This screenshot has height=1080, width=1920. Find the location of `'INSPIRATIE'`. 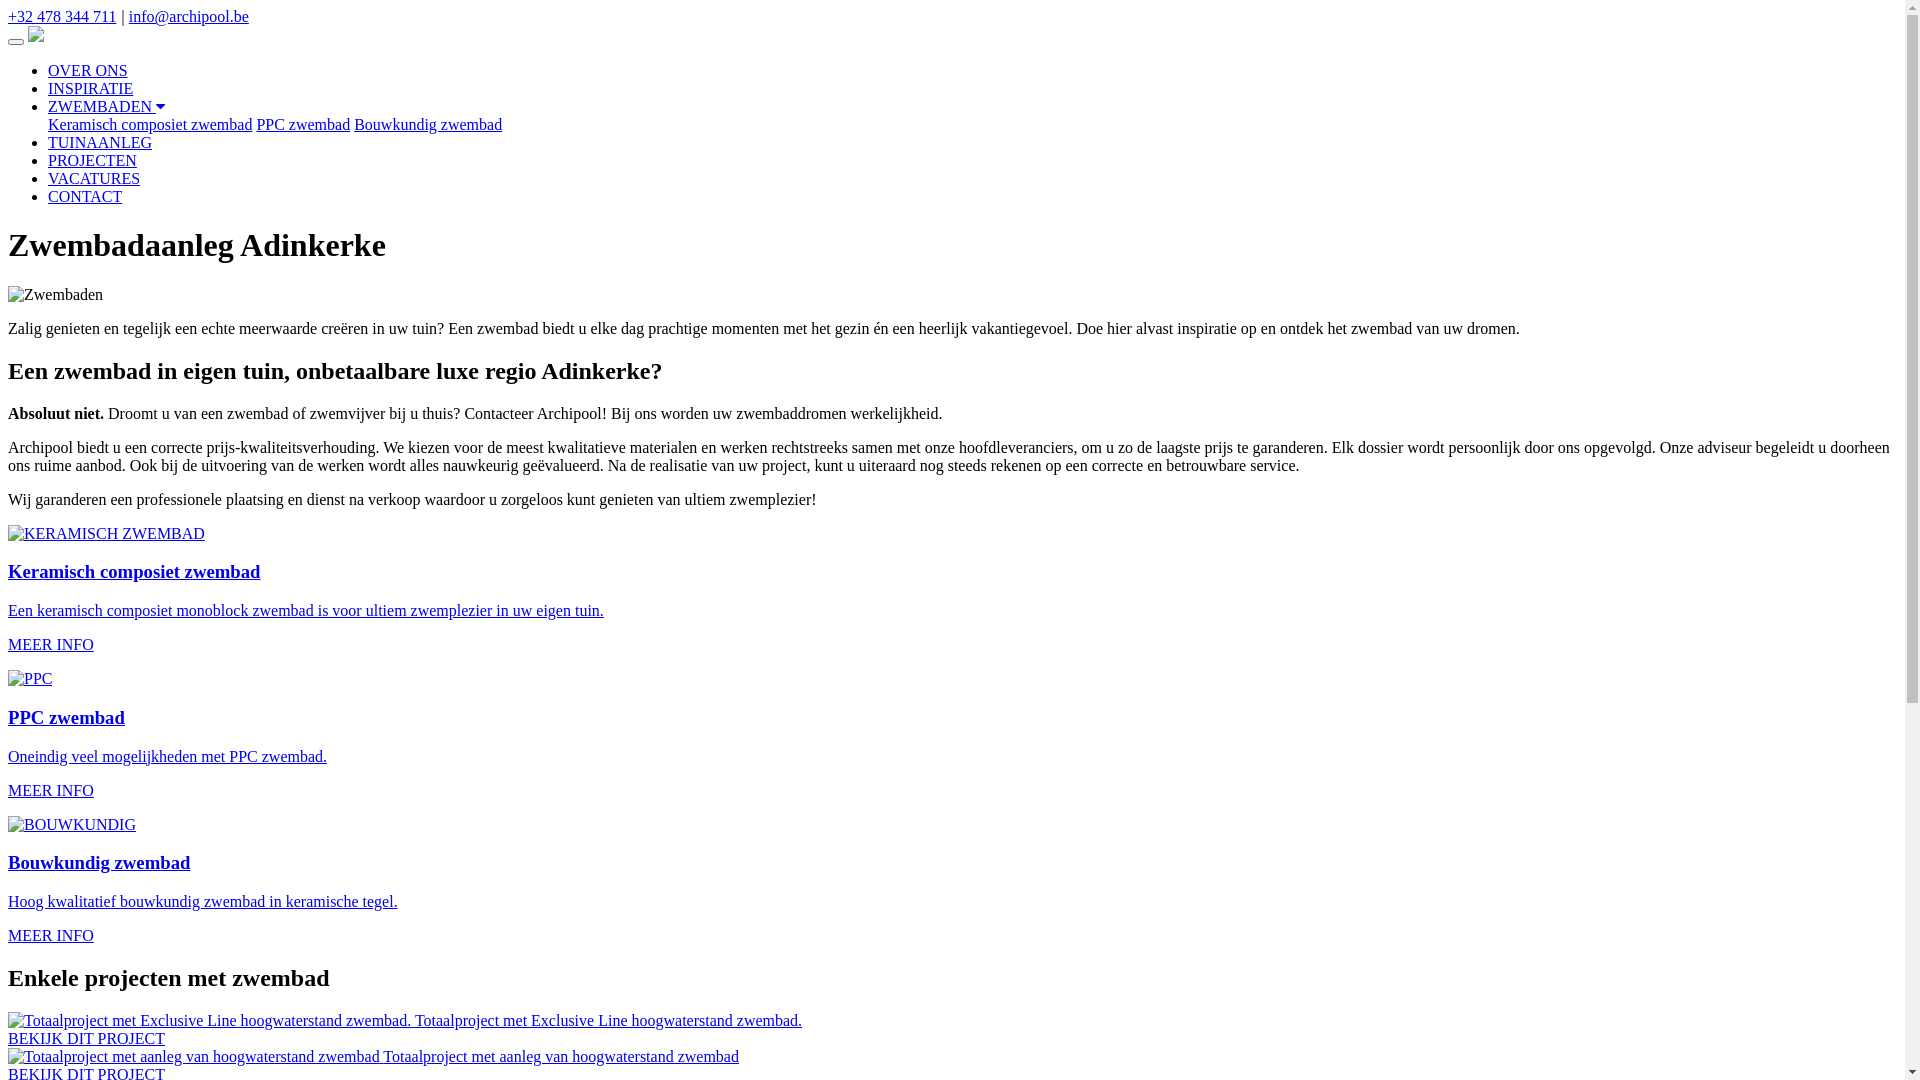

'INSPIRATIE' is located at coordinates (89, 87).